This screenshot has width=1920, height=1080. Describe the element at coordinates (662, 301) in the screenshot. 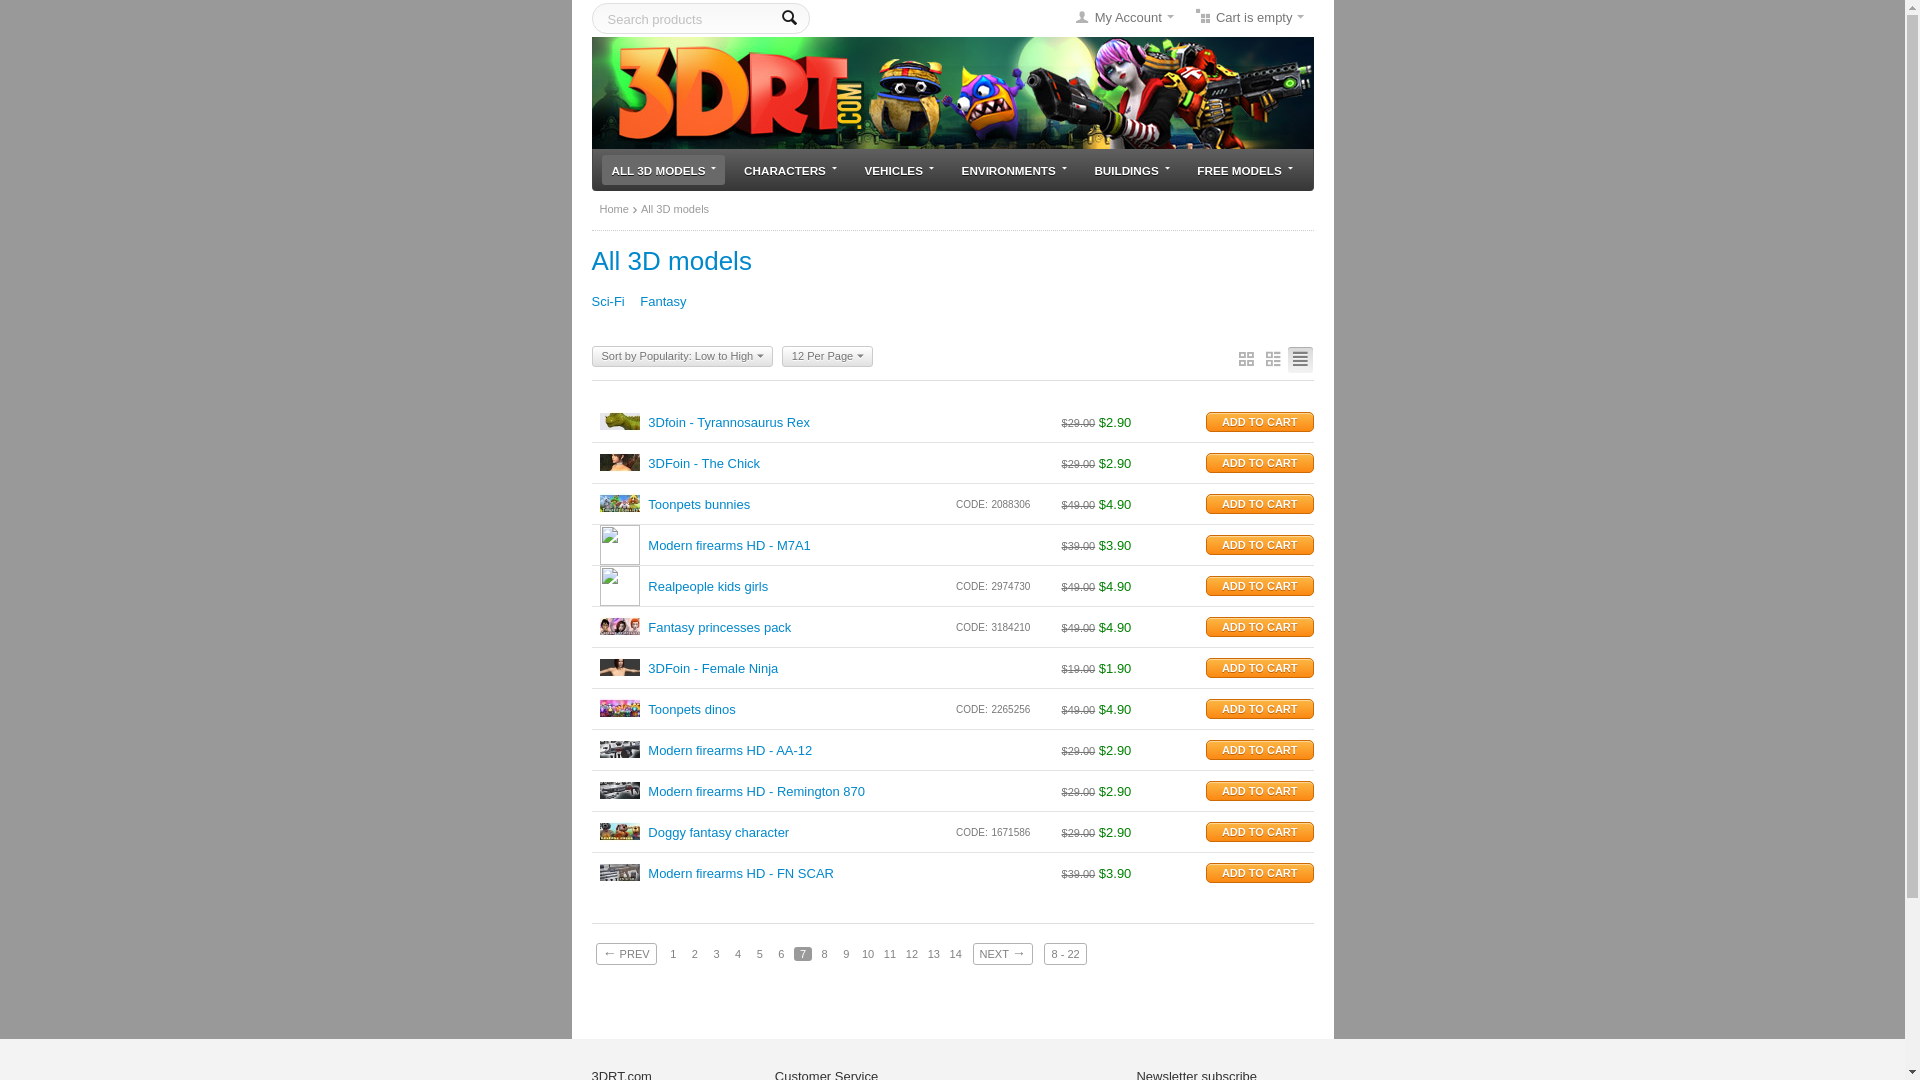

I see `'Fantasy'` at that location.